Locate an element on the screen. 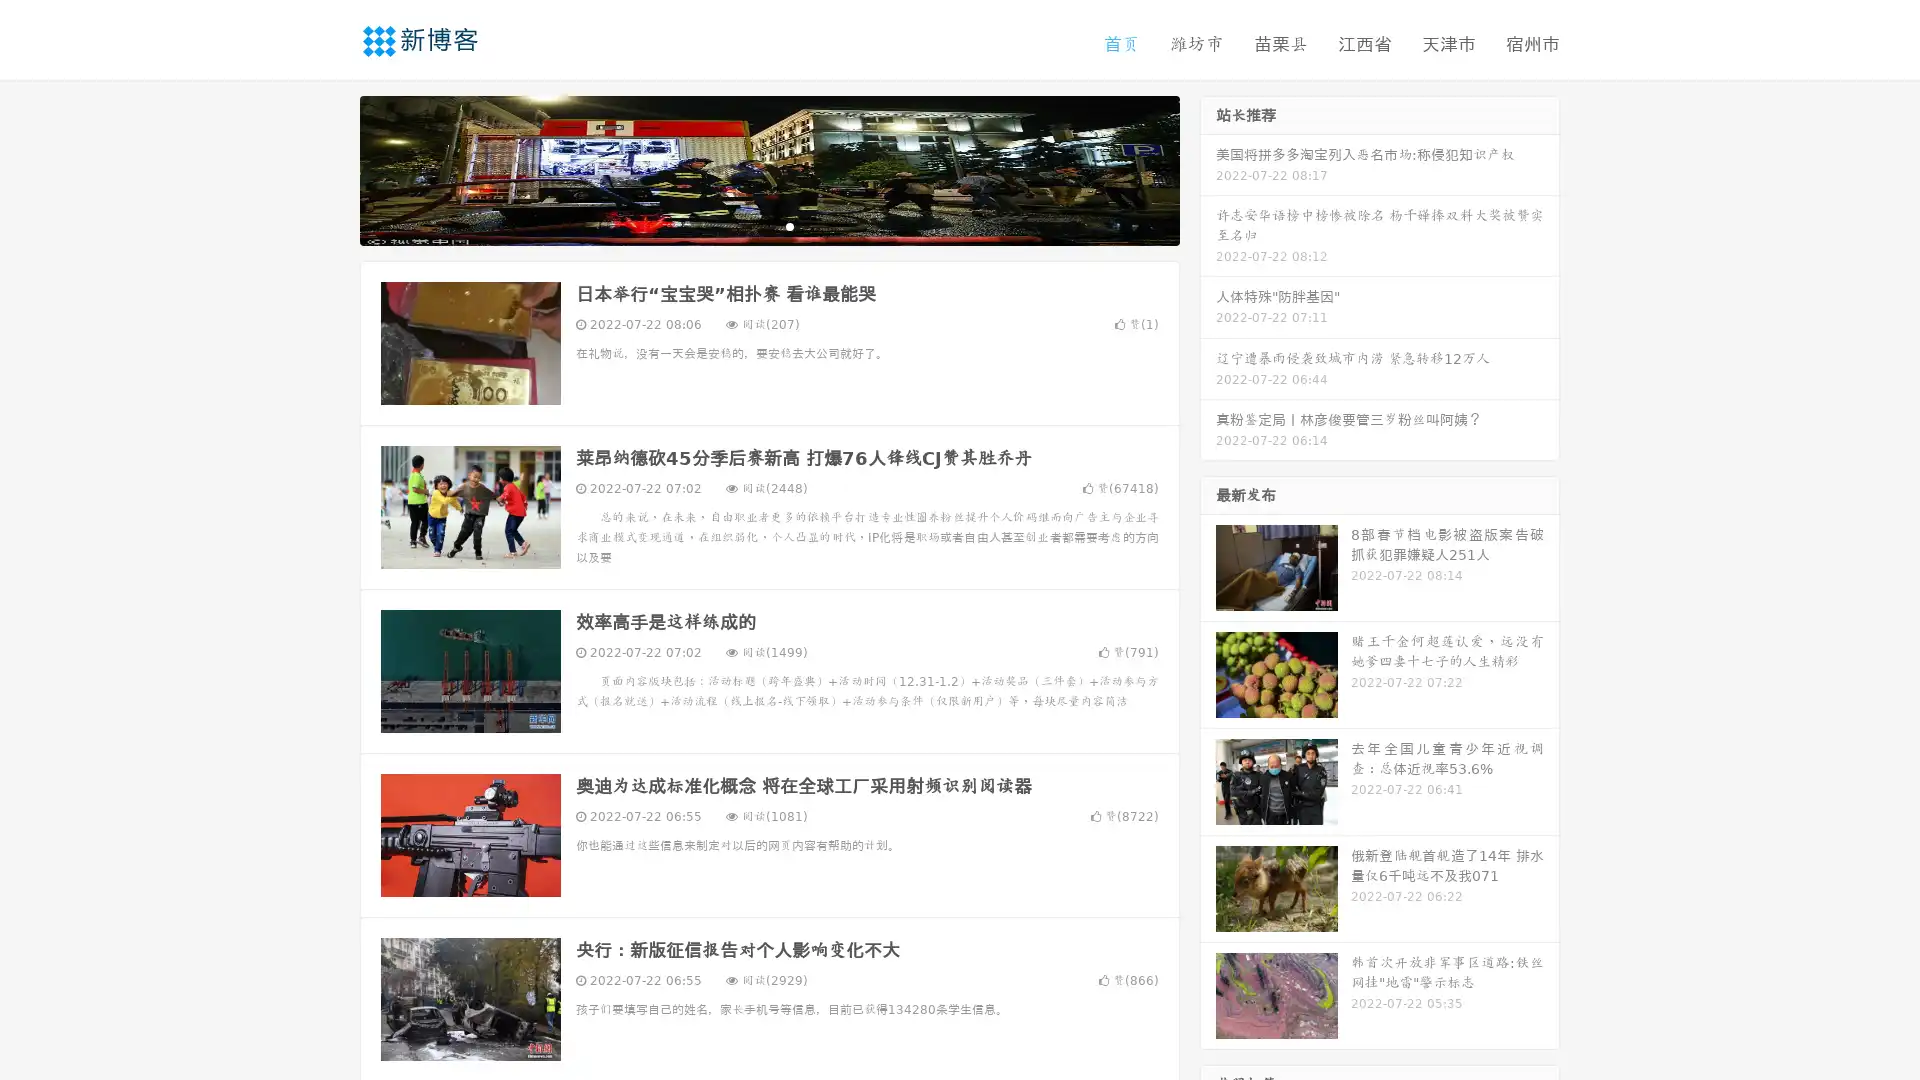 The width and height of the screenshot is (1920, 1080). Go to slide 2 is located at coordinates (768, 225).